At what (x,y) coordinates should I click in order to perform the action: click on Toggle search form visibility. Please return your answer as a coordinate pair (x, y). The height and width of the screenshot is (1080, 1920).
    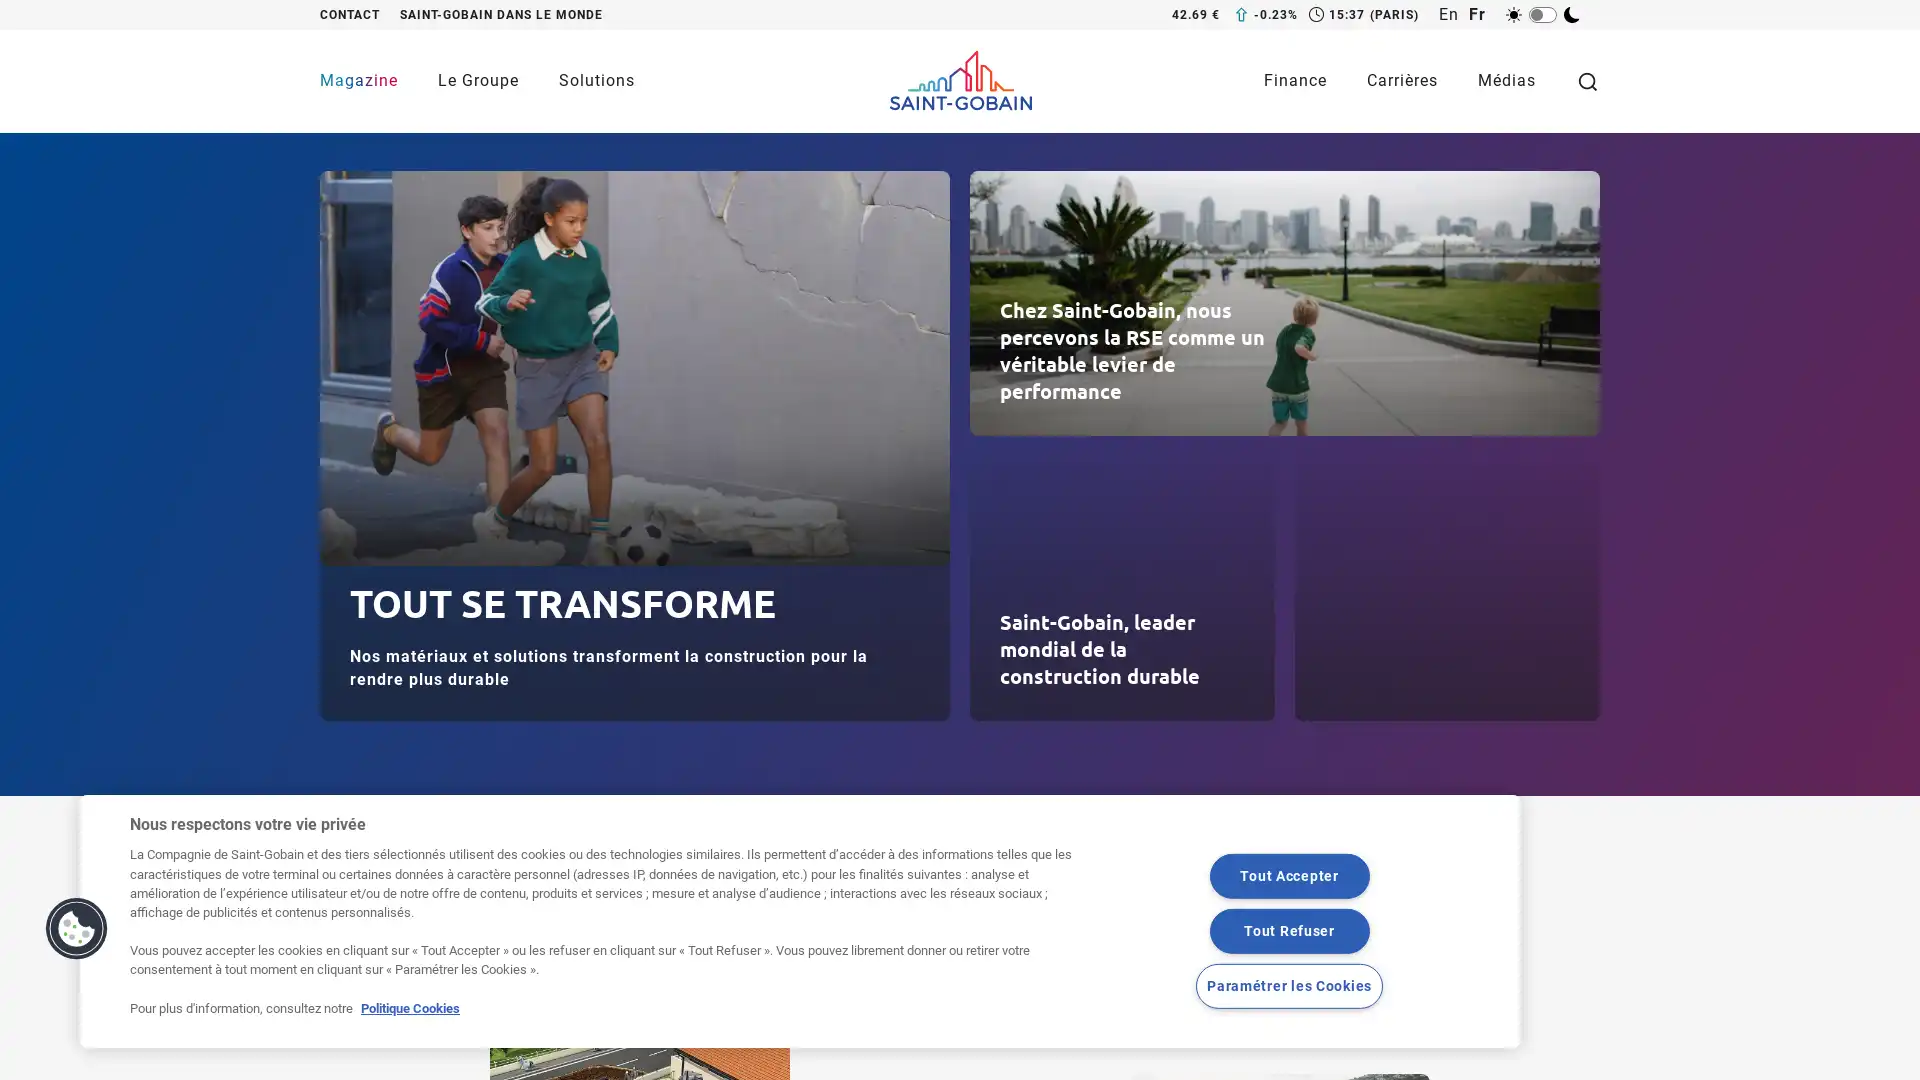
    Looking at the image, I should click on (1587, 80).